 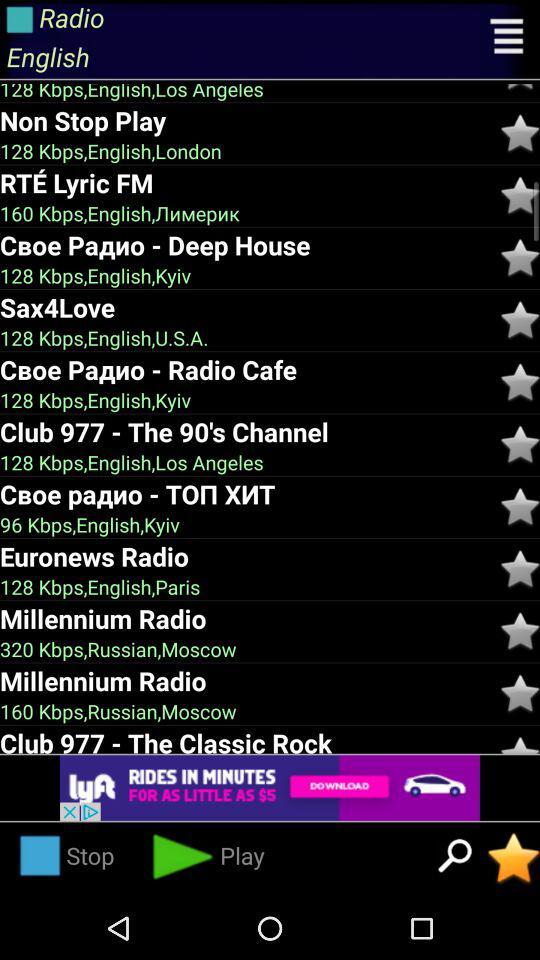 What do you see at coordinates (520, 693) in the screenshot?
I see `favorite` at bounding box center [520, 693].